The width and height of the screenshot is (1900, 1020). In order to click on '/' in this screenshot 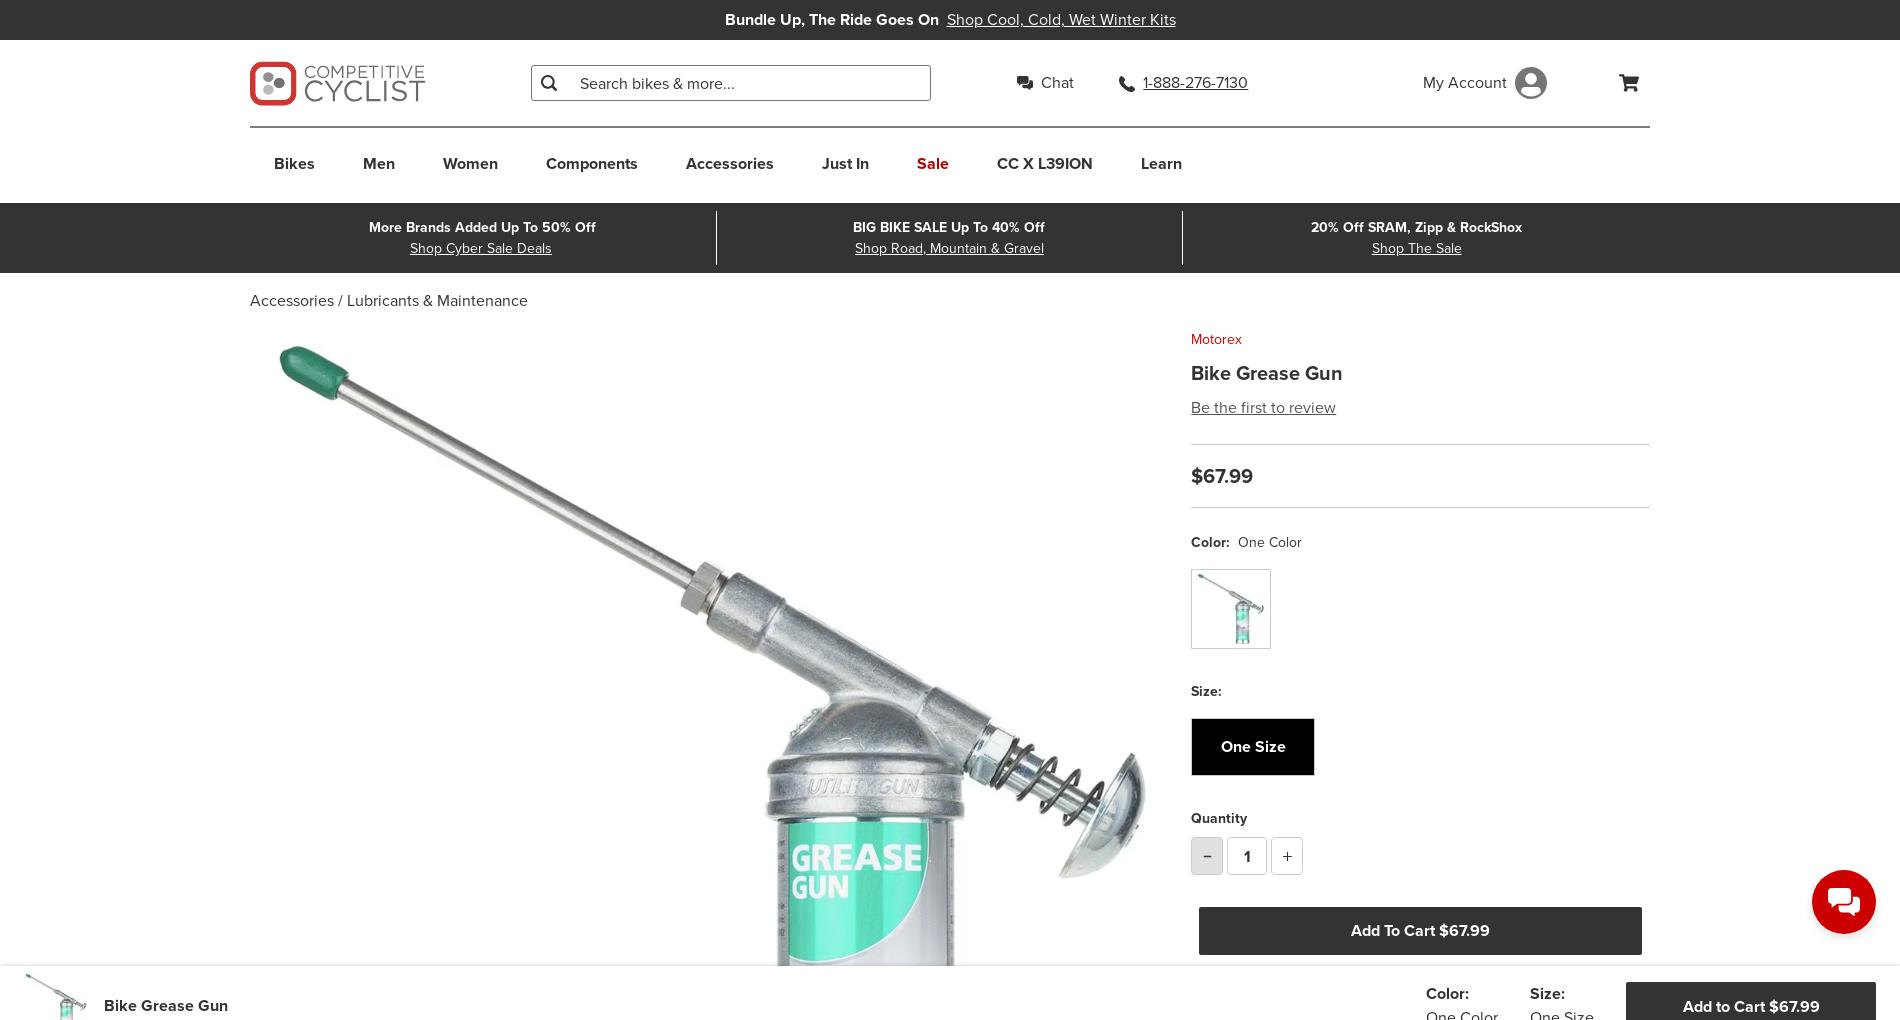, I will do `click(339, 300)`.